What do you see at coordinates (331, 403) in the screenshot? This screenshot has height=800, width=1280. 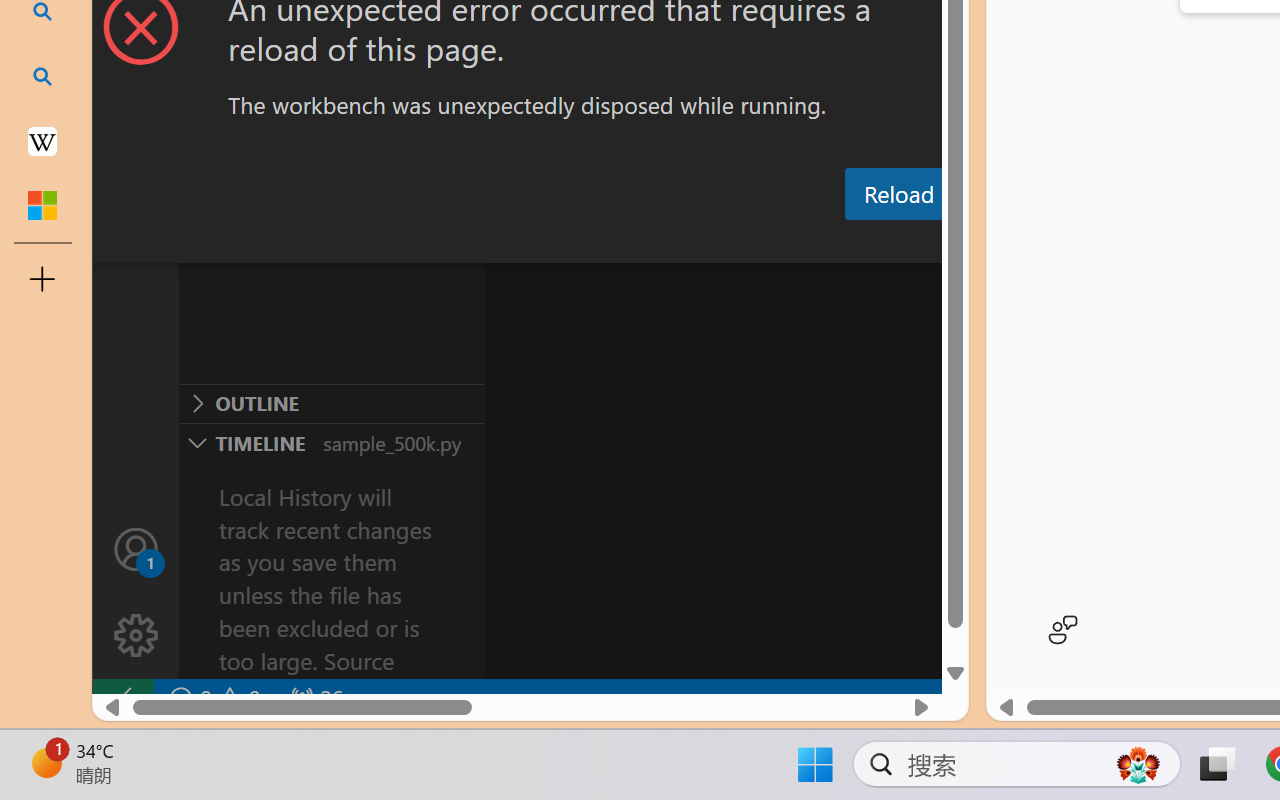 I see `'Outline Section'` at bounding box center [331, 403].